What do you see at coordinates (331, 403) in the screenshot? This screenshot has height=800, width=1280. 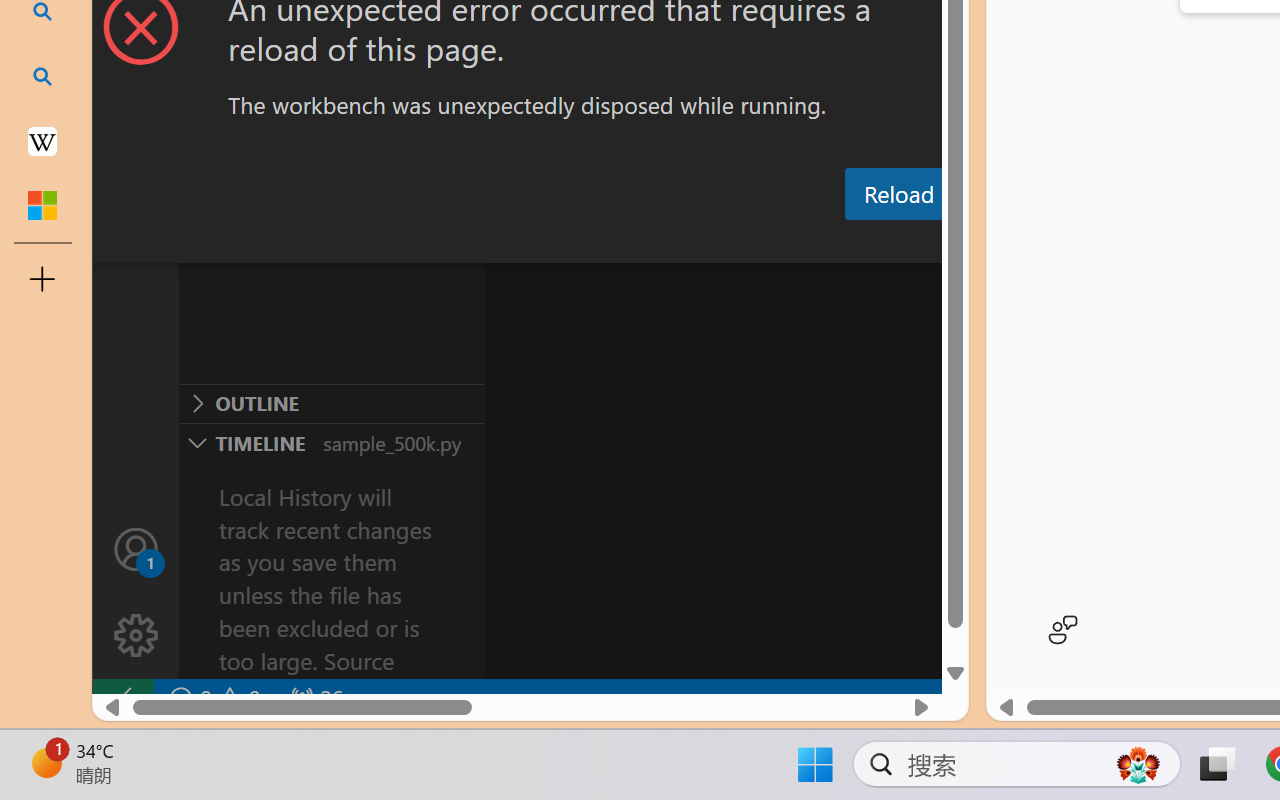 I see `'Outline Section'` at bounding box center [331, 403].